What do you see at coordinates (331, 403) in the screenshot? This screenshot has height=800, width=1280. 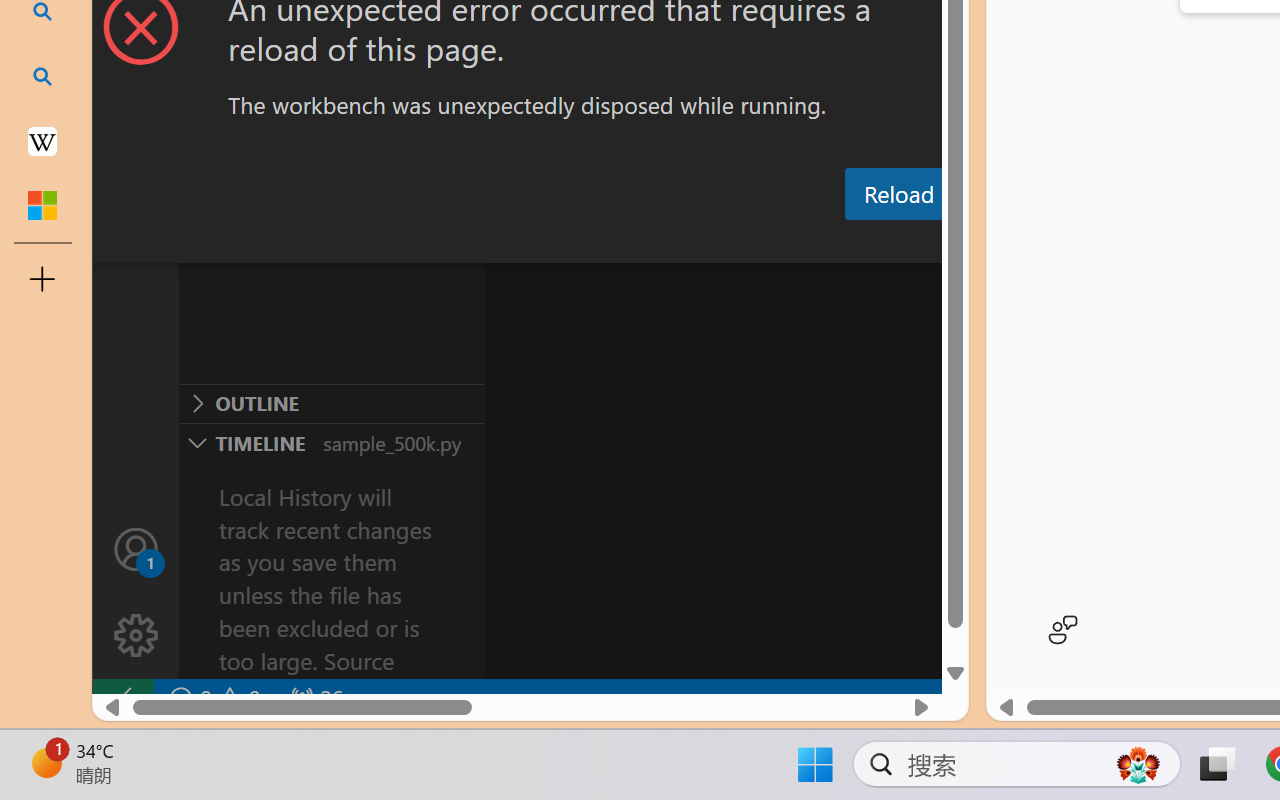 I see `'Outline Section'` at bounding box center [331, 403].